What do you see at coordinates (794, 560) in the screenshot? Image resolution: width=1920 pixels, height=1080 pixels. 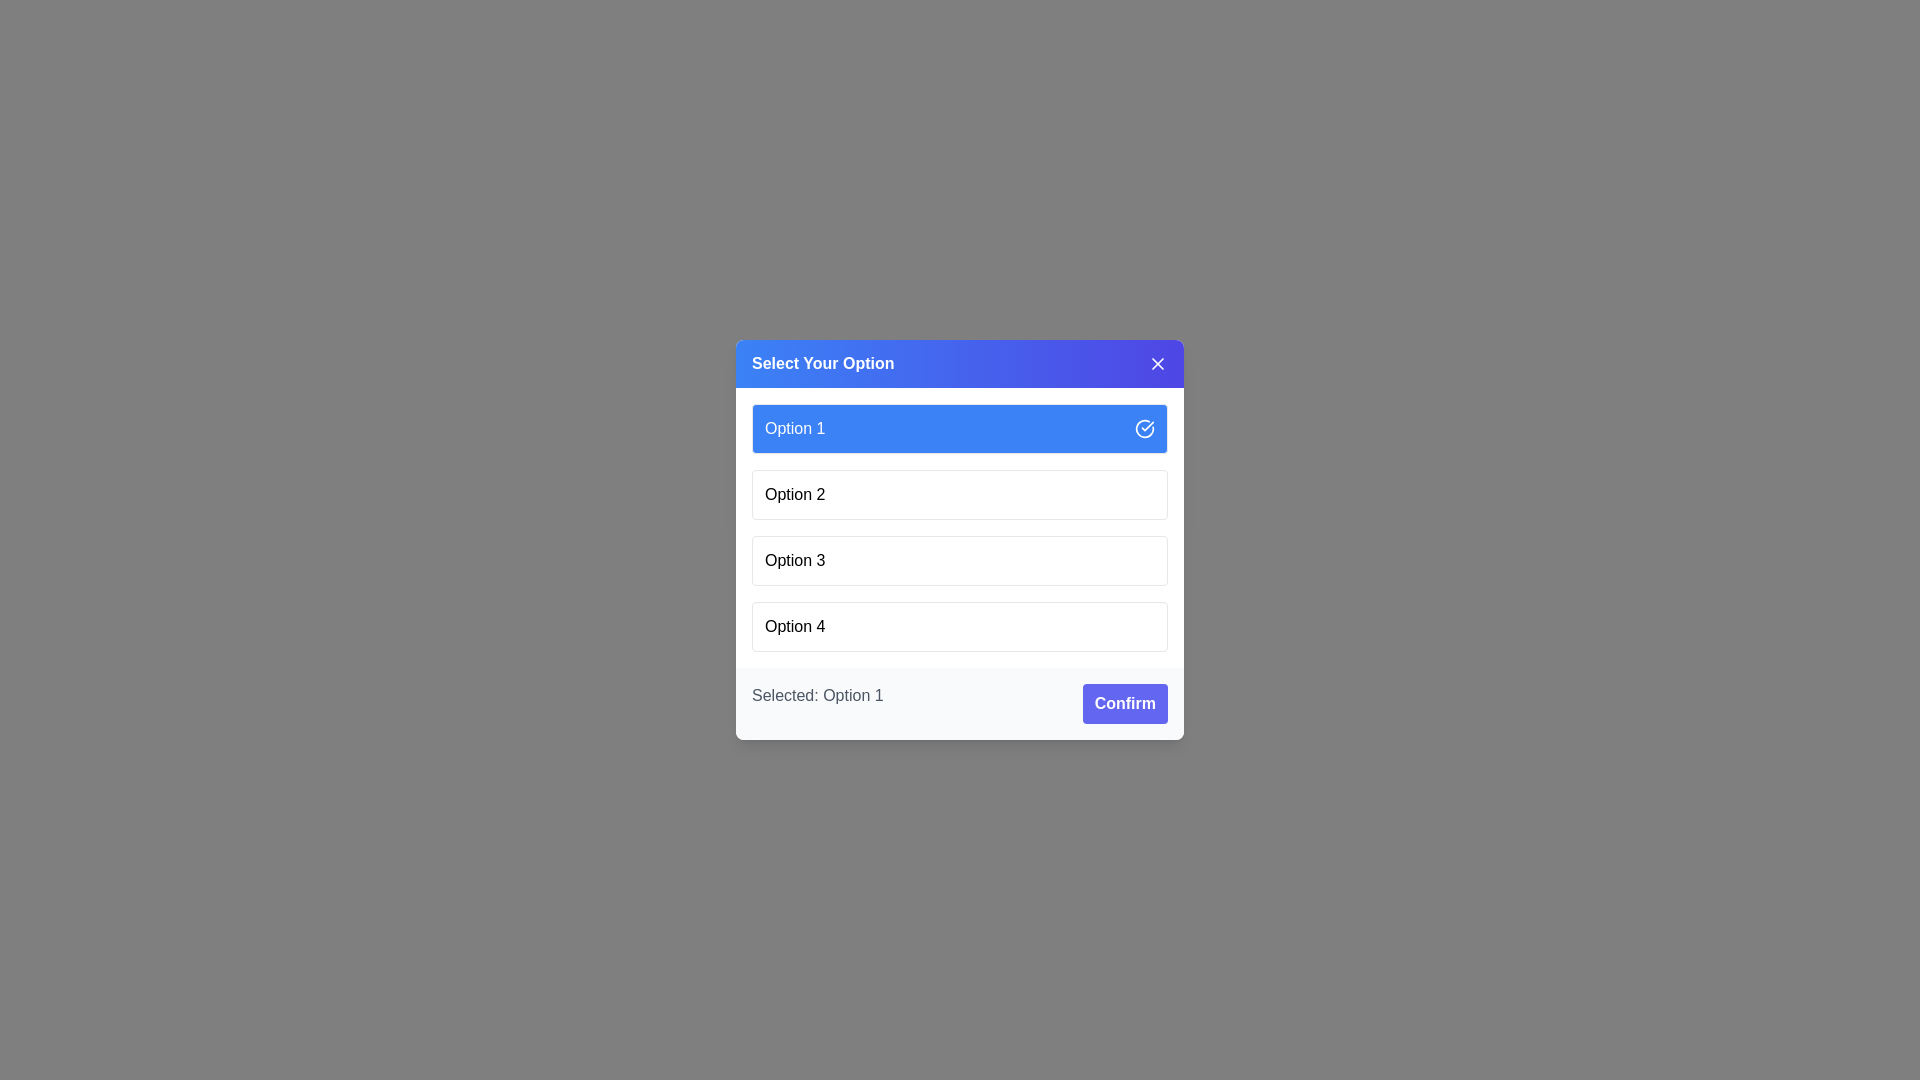 I see `the text item 'Option 3' in the selectable list` at bounding box center [794, 560].